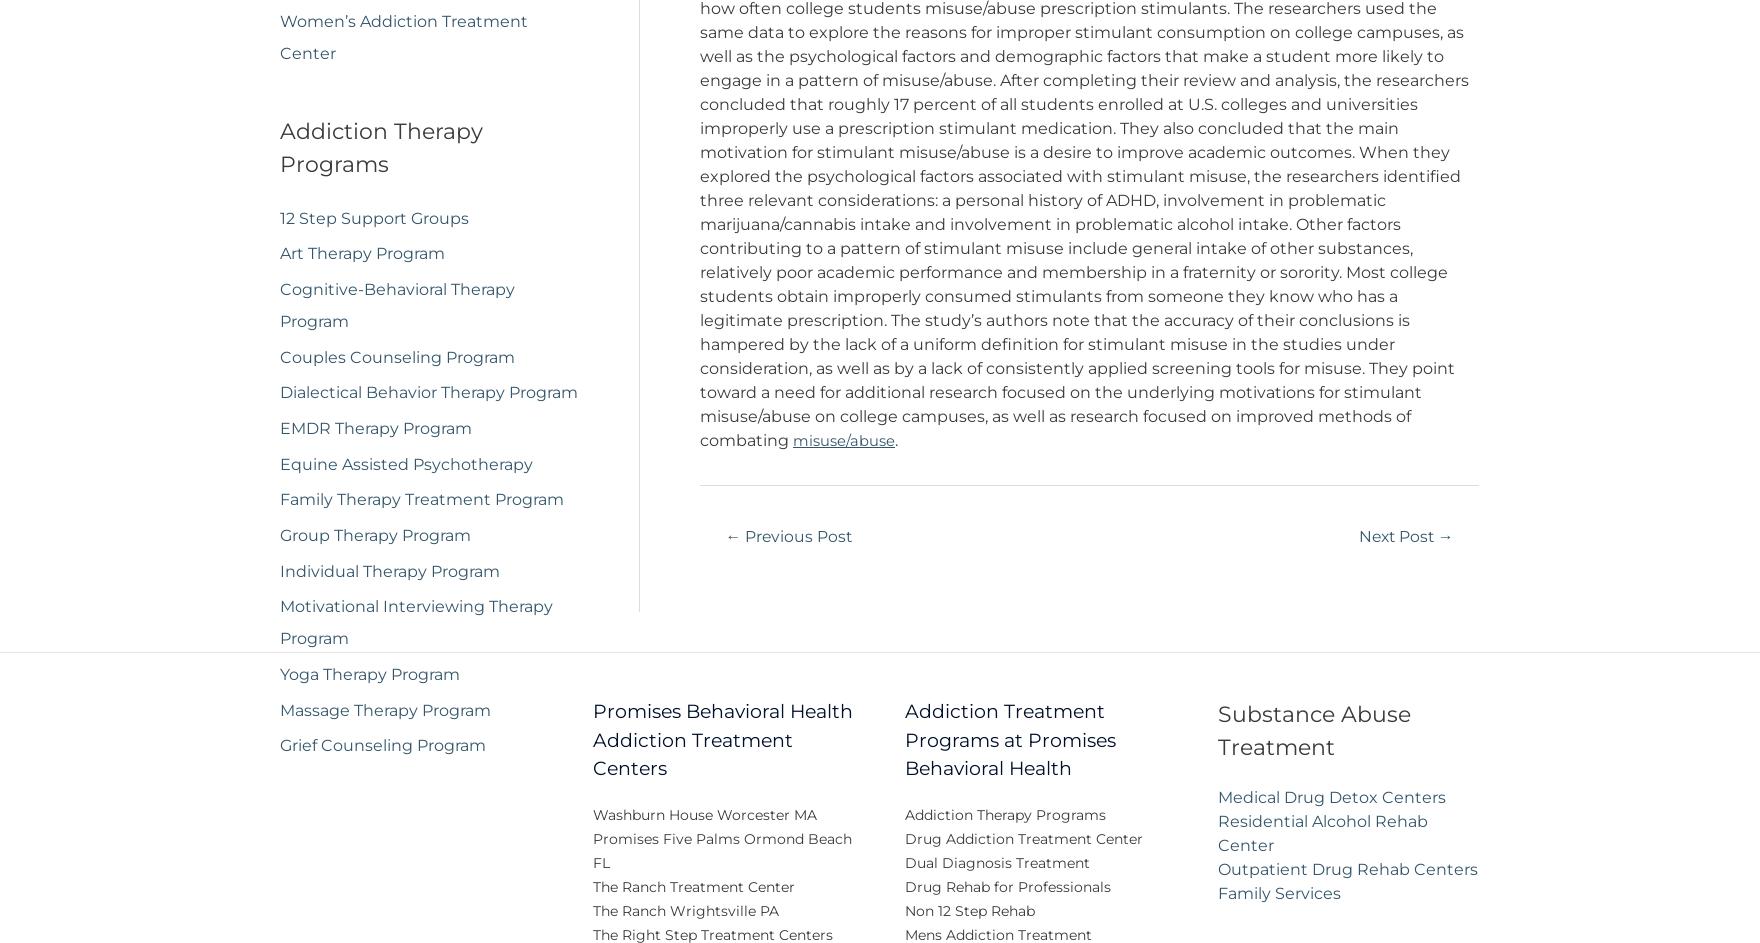 This screenshot has height=943, width=1760. I want to click on 'Women’s Addiction Treatment Center', so click(279, 46).